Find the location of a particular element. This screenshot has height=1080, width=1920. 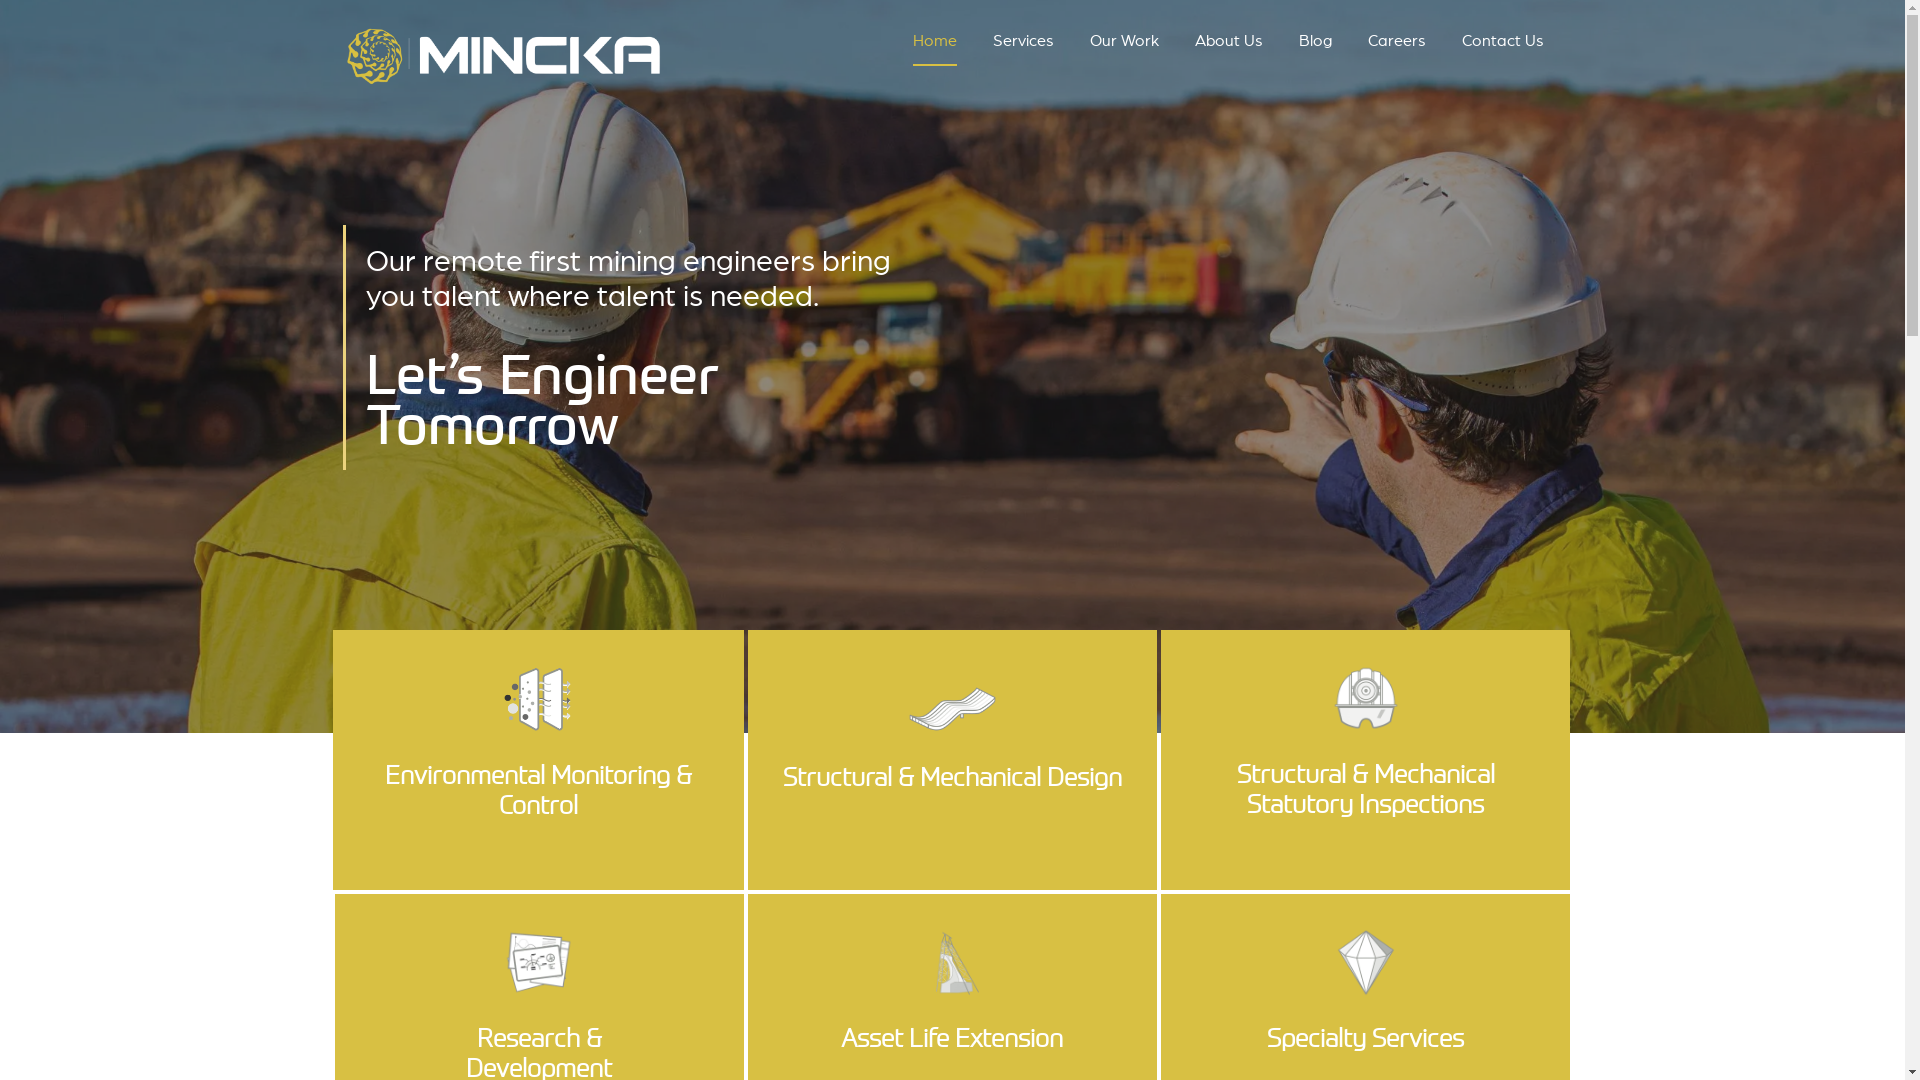

'About Us' is located at coordinates (1227, 45).